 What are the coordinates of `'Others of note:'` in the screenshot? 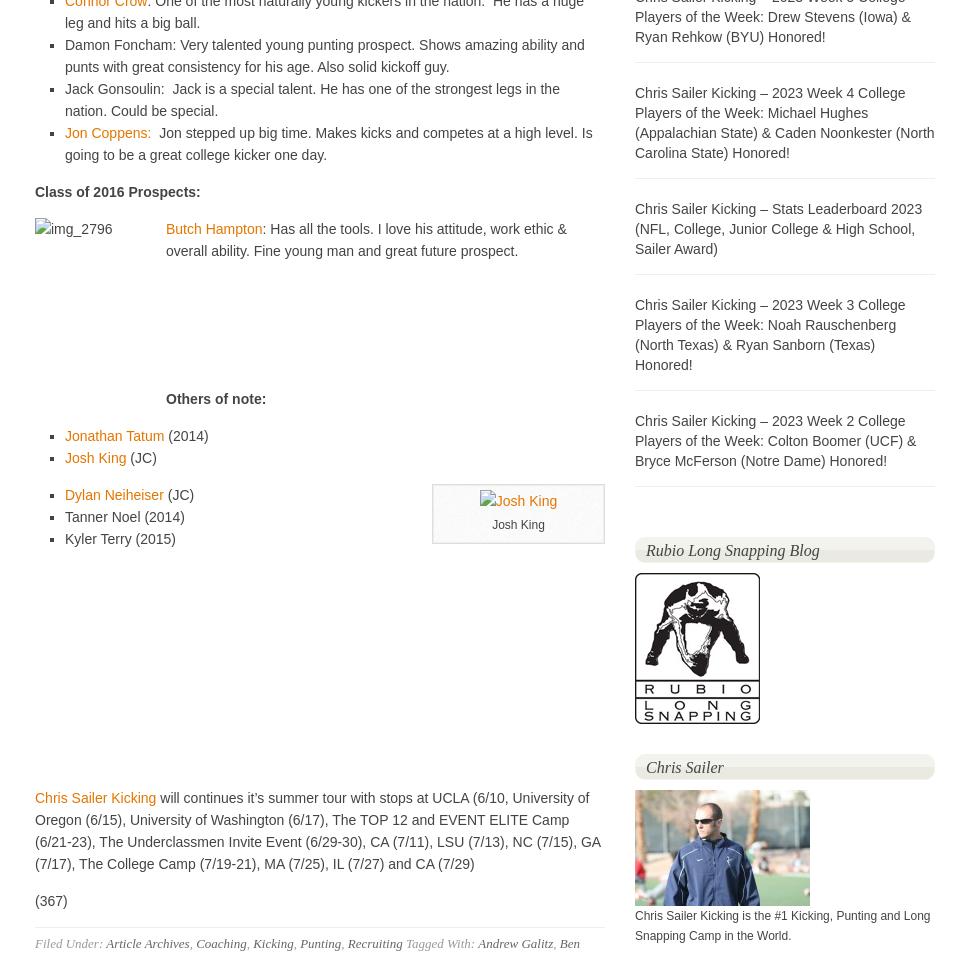 It's located at (216, 398).